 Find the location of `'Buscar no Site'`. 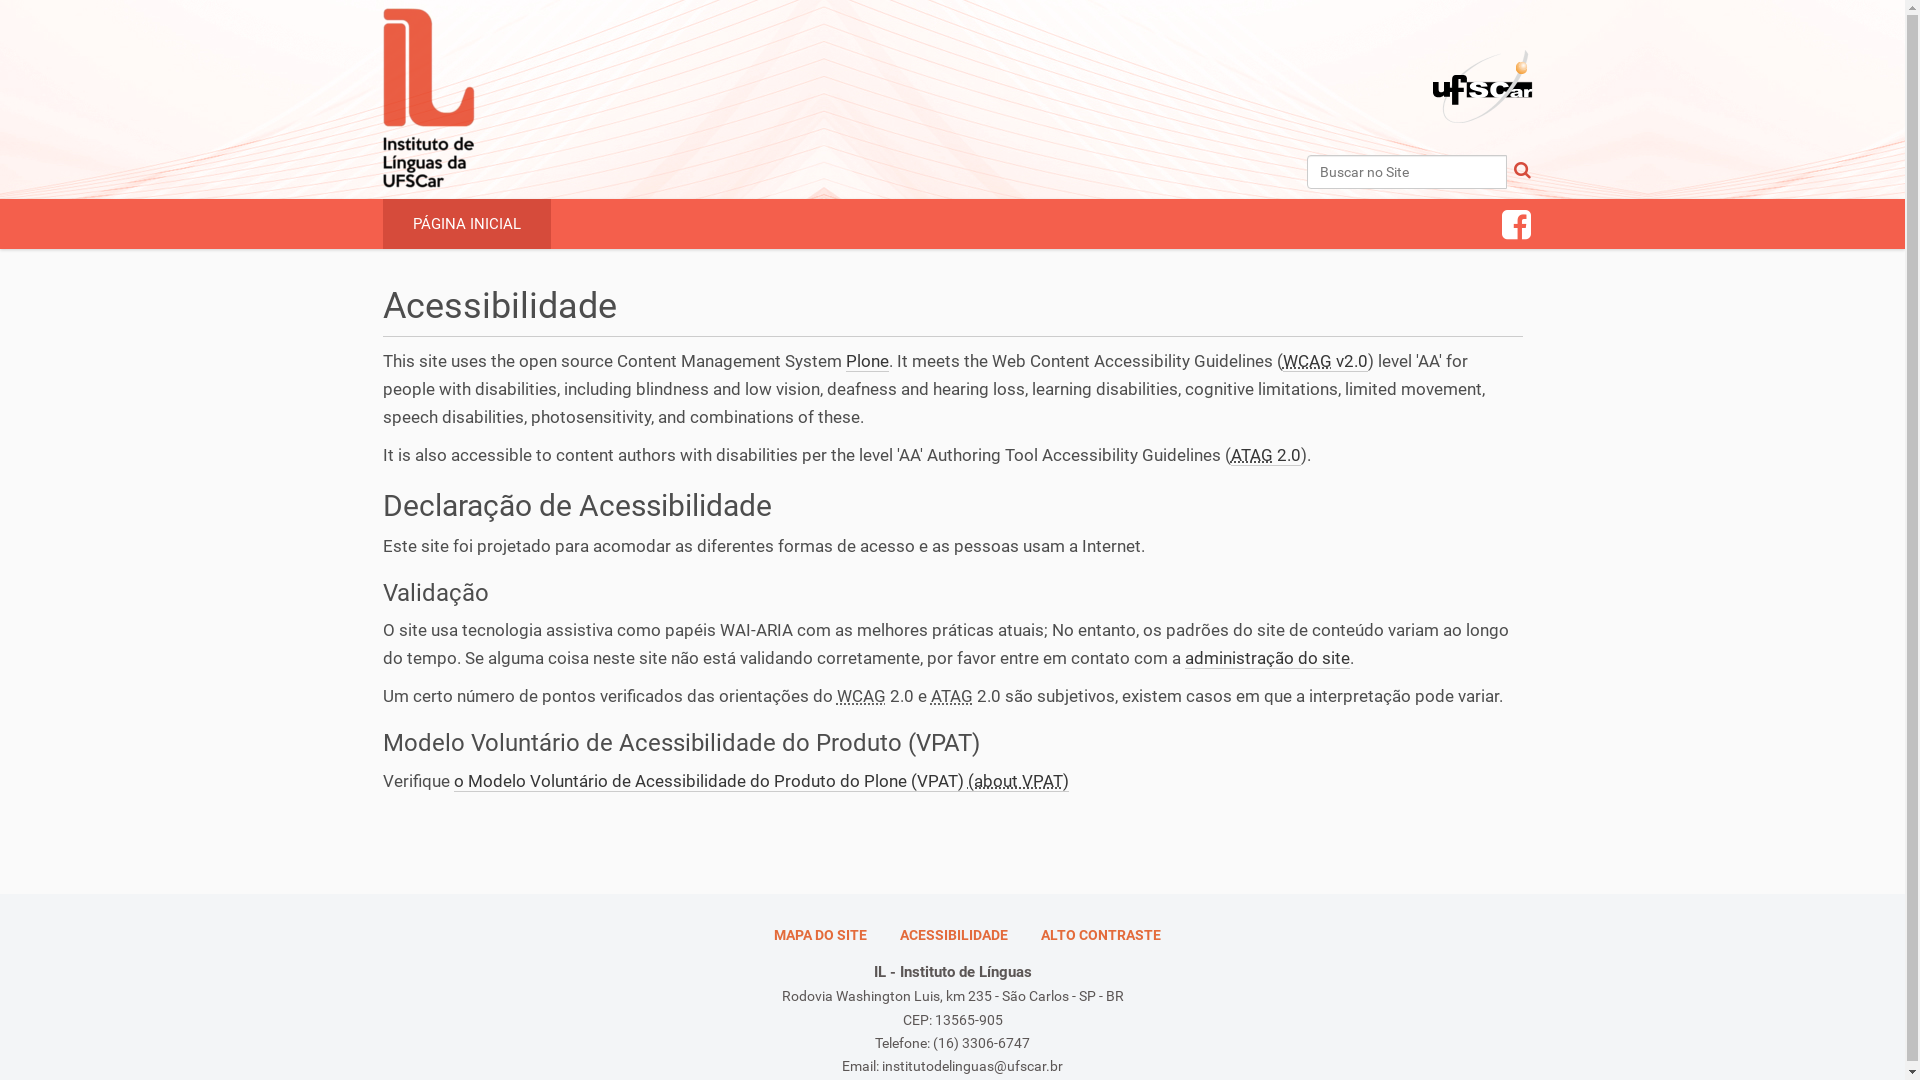

'Buscar no Site' is located at coordinates (1305, 171).